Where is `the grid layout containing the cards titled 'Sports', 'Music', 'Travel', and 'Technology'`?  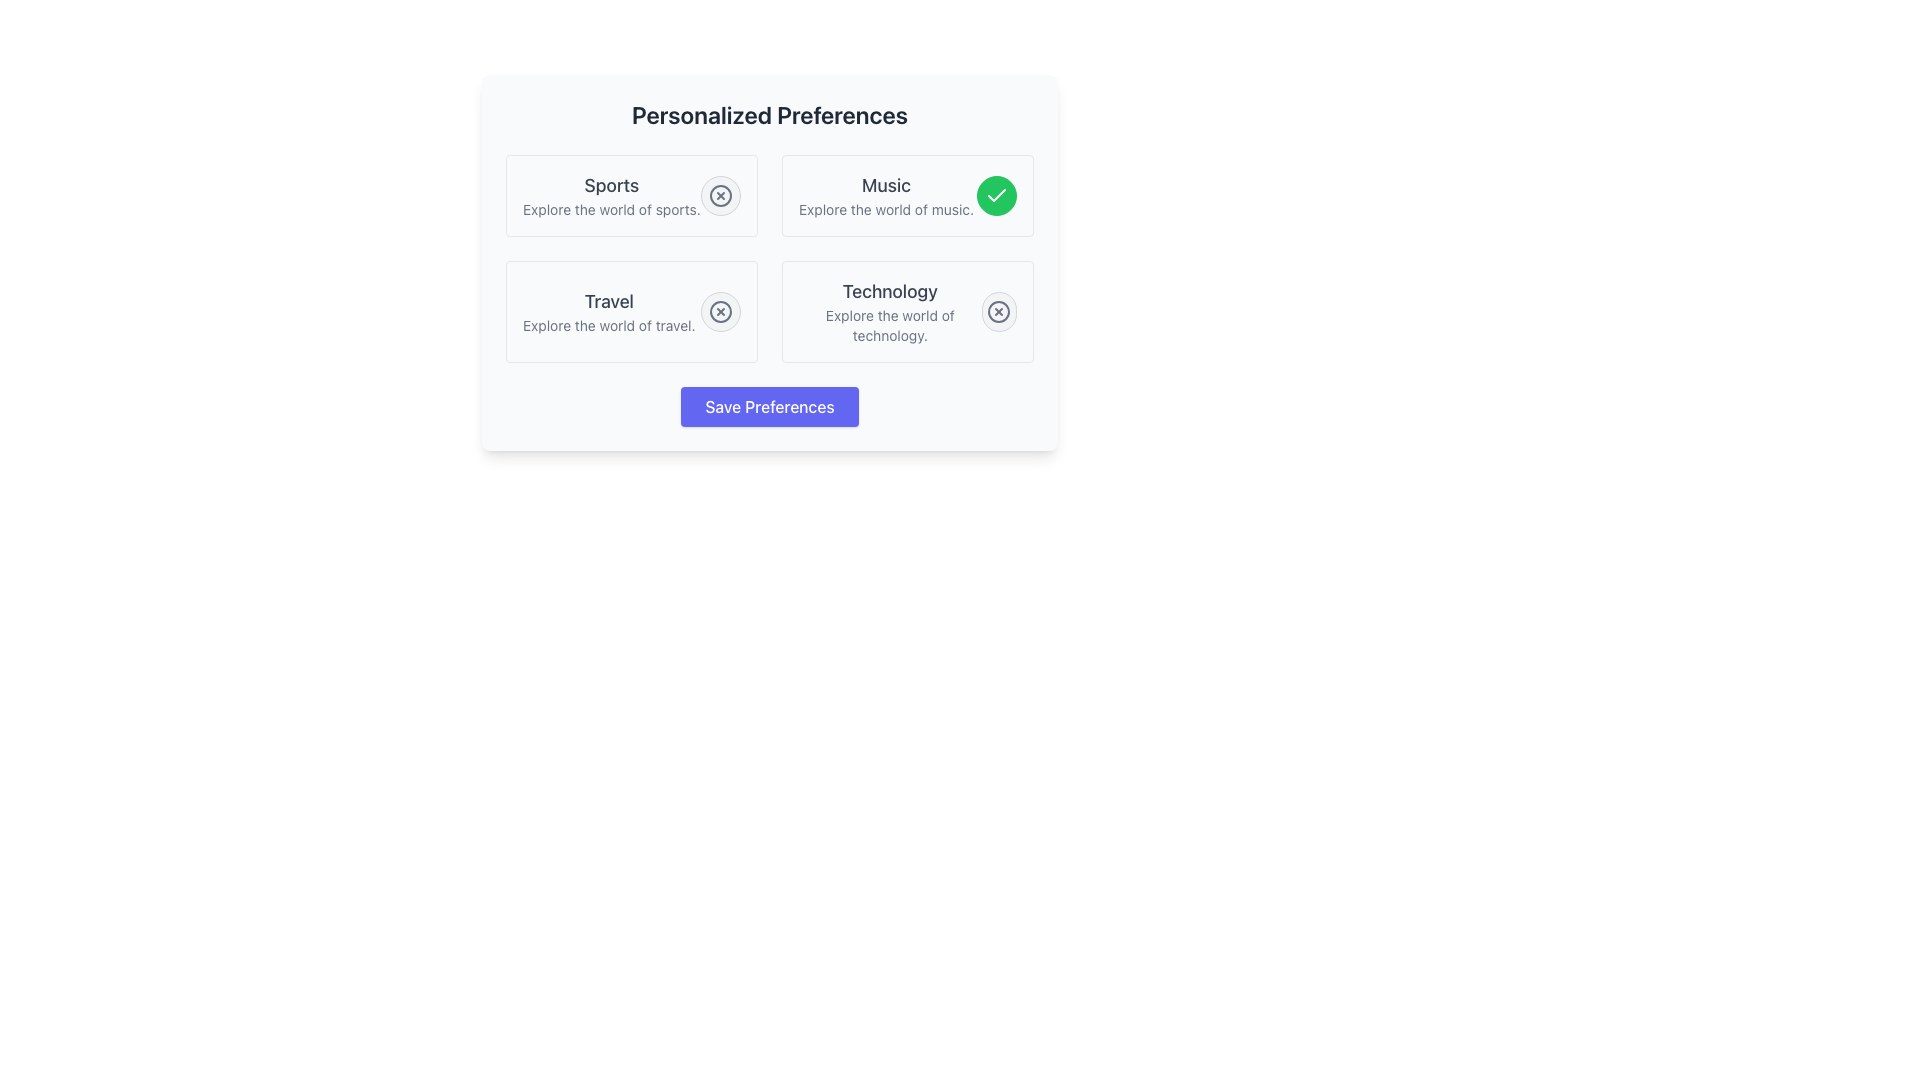 the grid layout containing the cards titled 'Sports', 'Music', 'Travel', and 'Technology' is located at coordinates (768, 257).